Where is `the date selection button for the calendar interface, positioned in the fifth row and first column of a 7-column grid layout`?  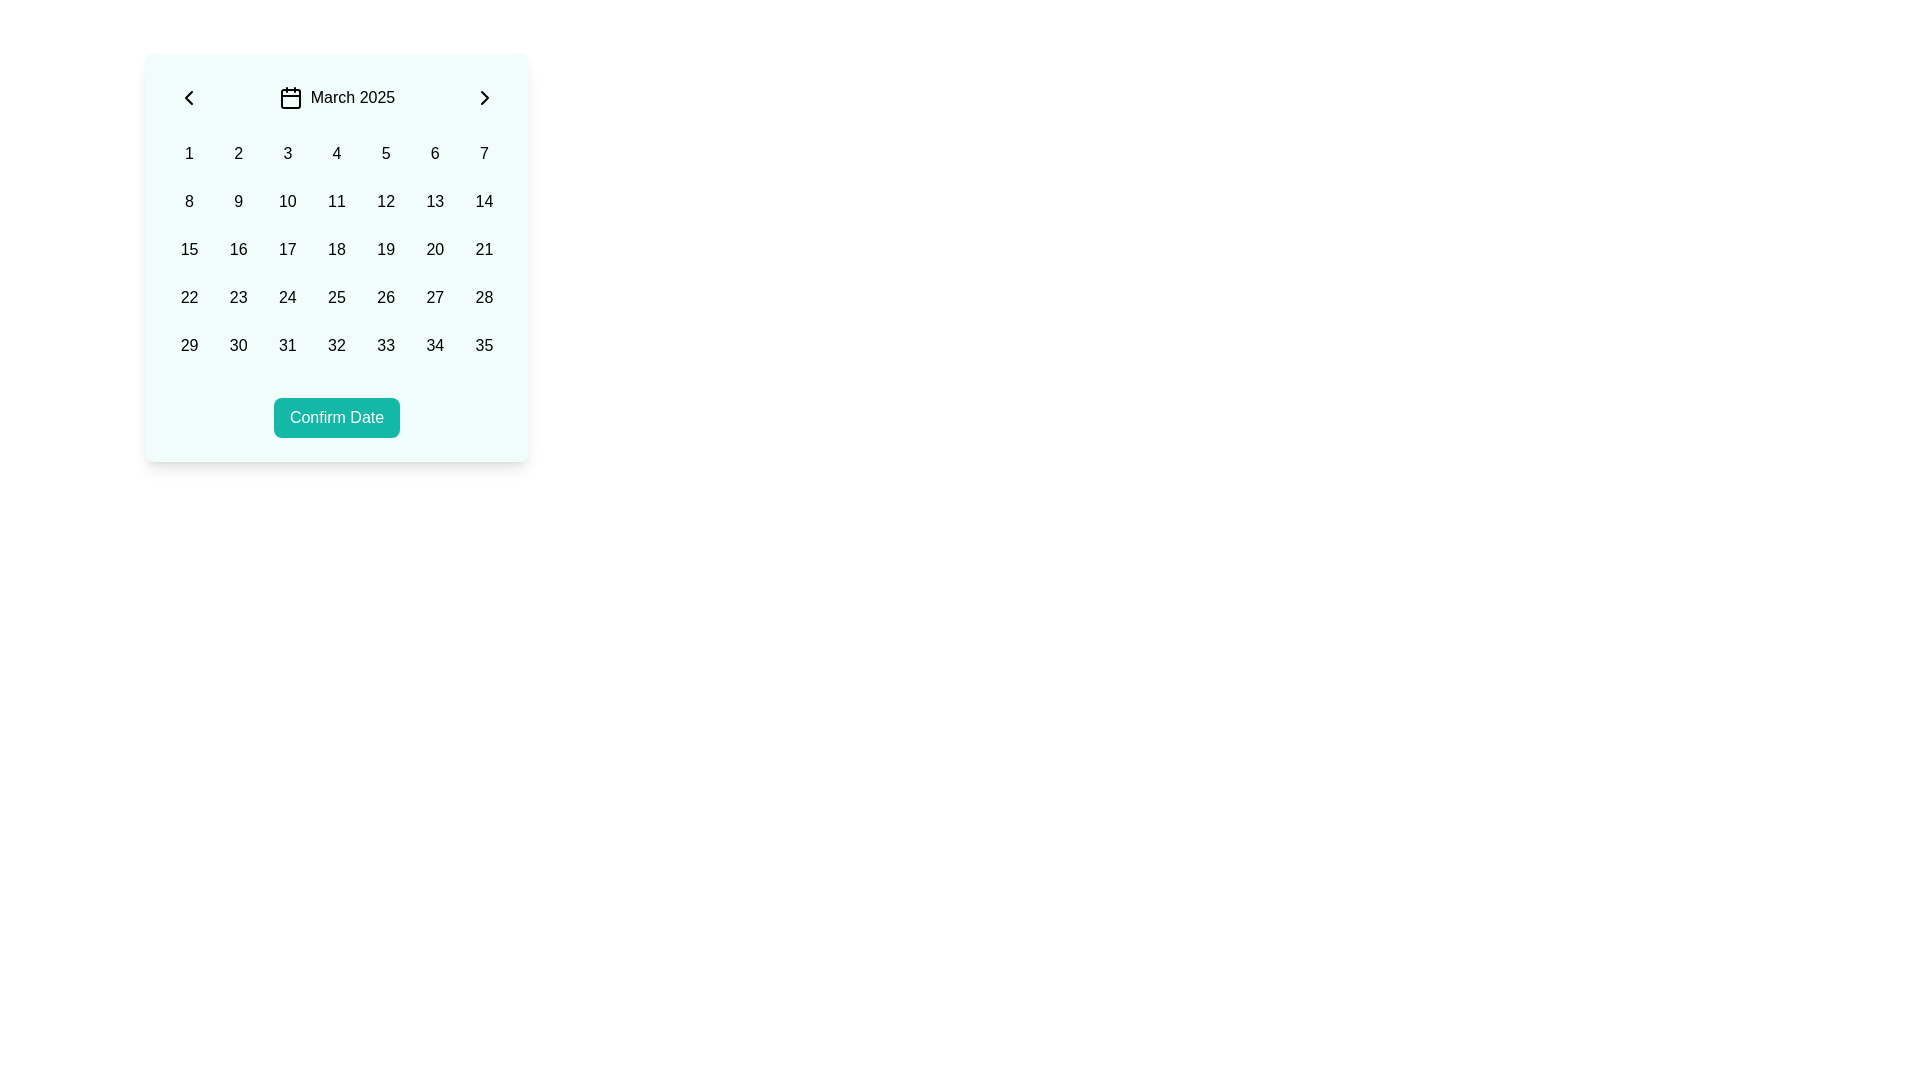
the date selection button for the calendar interface, positioned in the fifth row and first column of a 7-column grid layout is located at coordinates (189, 297).